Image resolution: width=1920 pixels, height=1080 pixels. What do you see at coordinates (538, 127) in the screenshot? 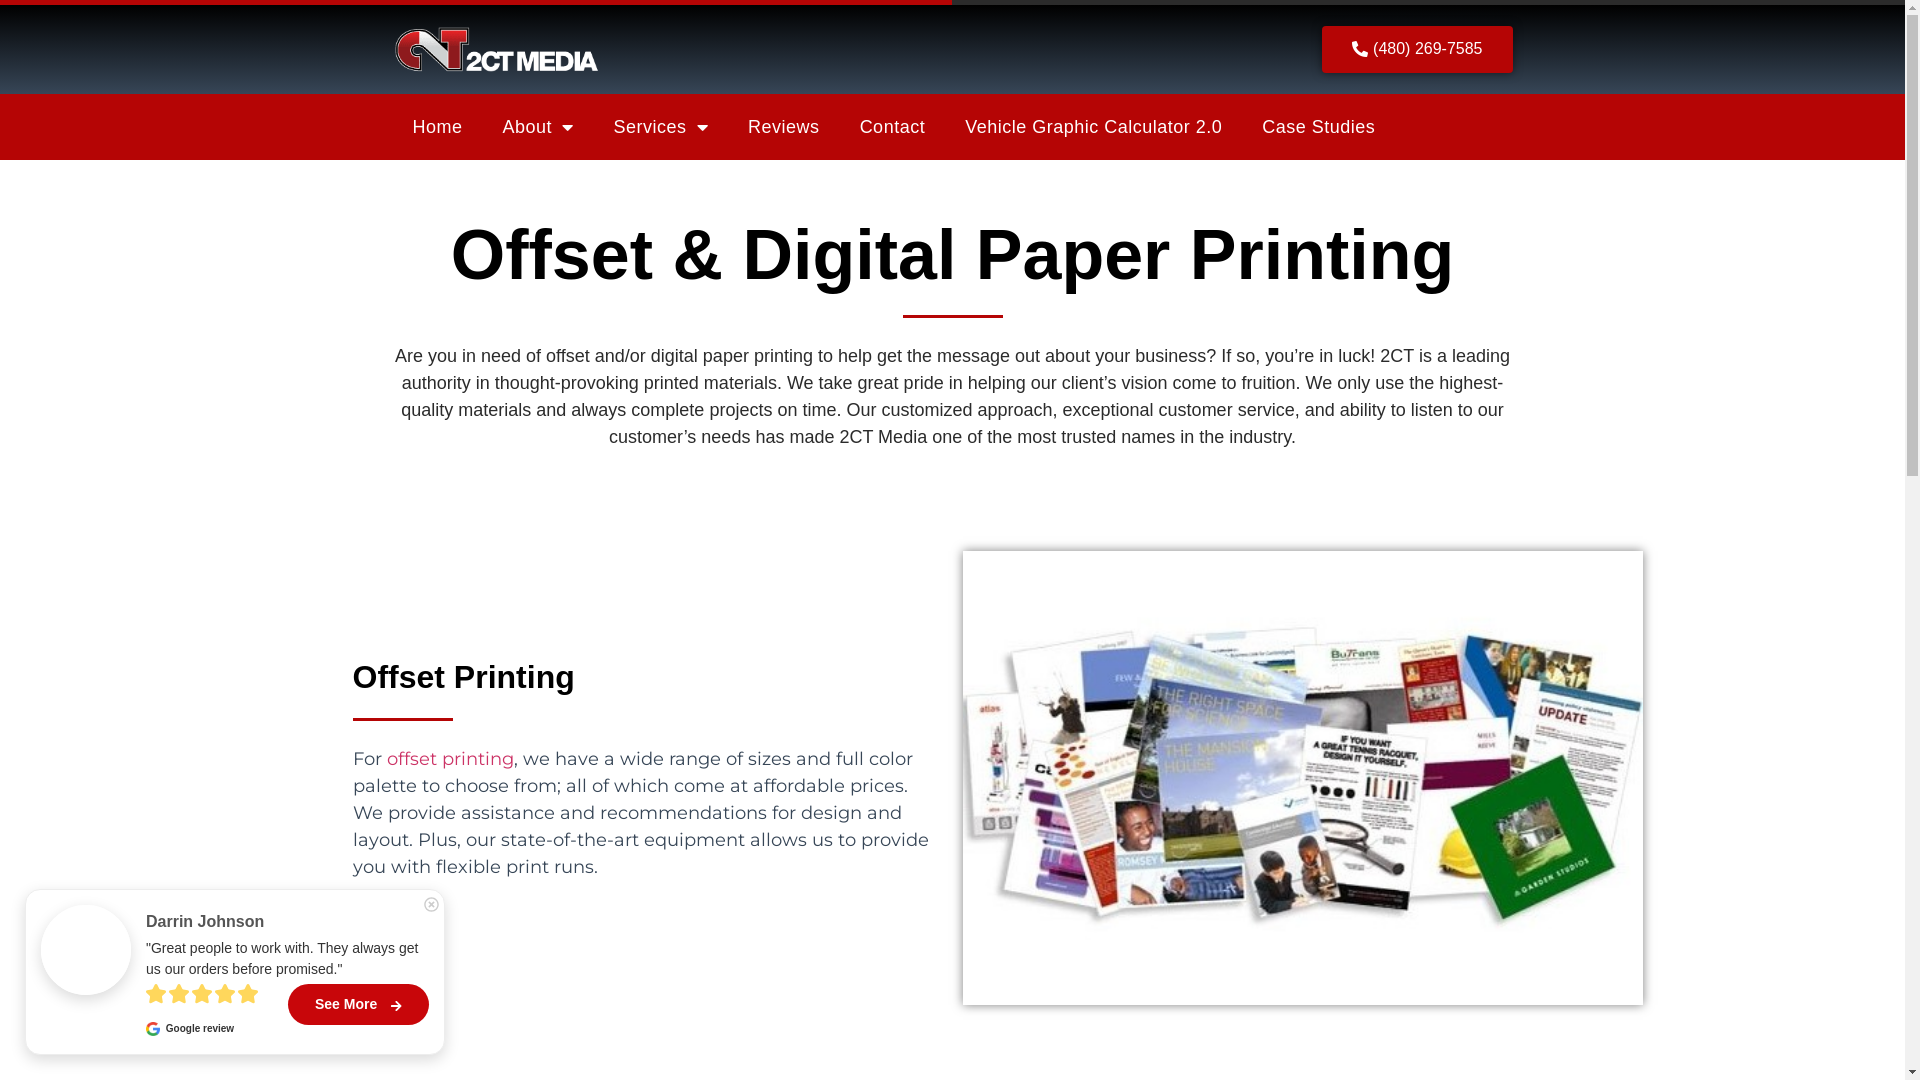
I see `'About'` at bounding box center [538, 127].